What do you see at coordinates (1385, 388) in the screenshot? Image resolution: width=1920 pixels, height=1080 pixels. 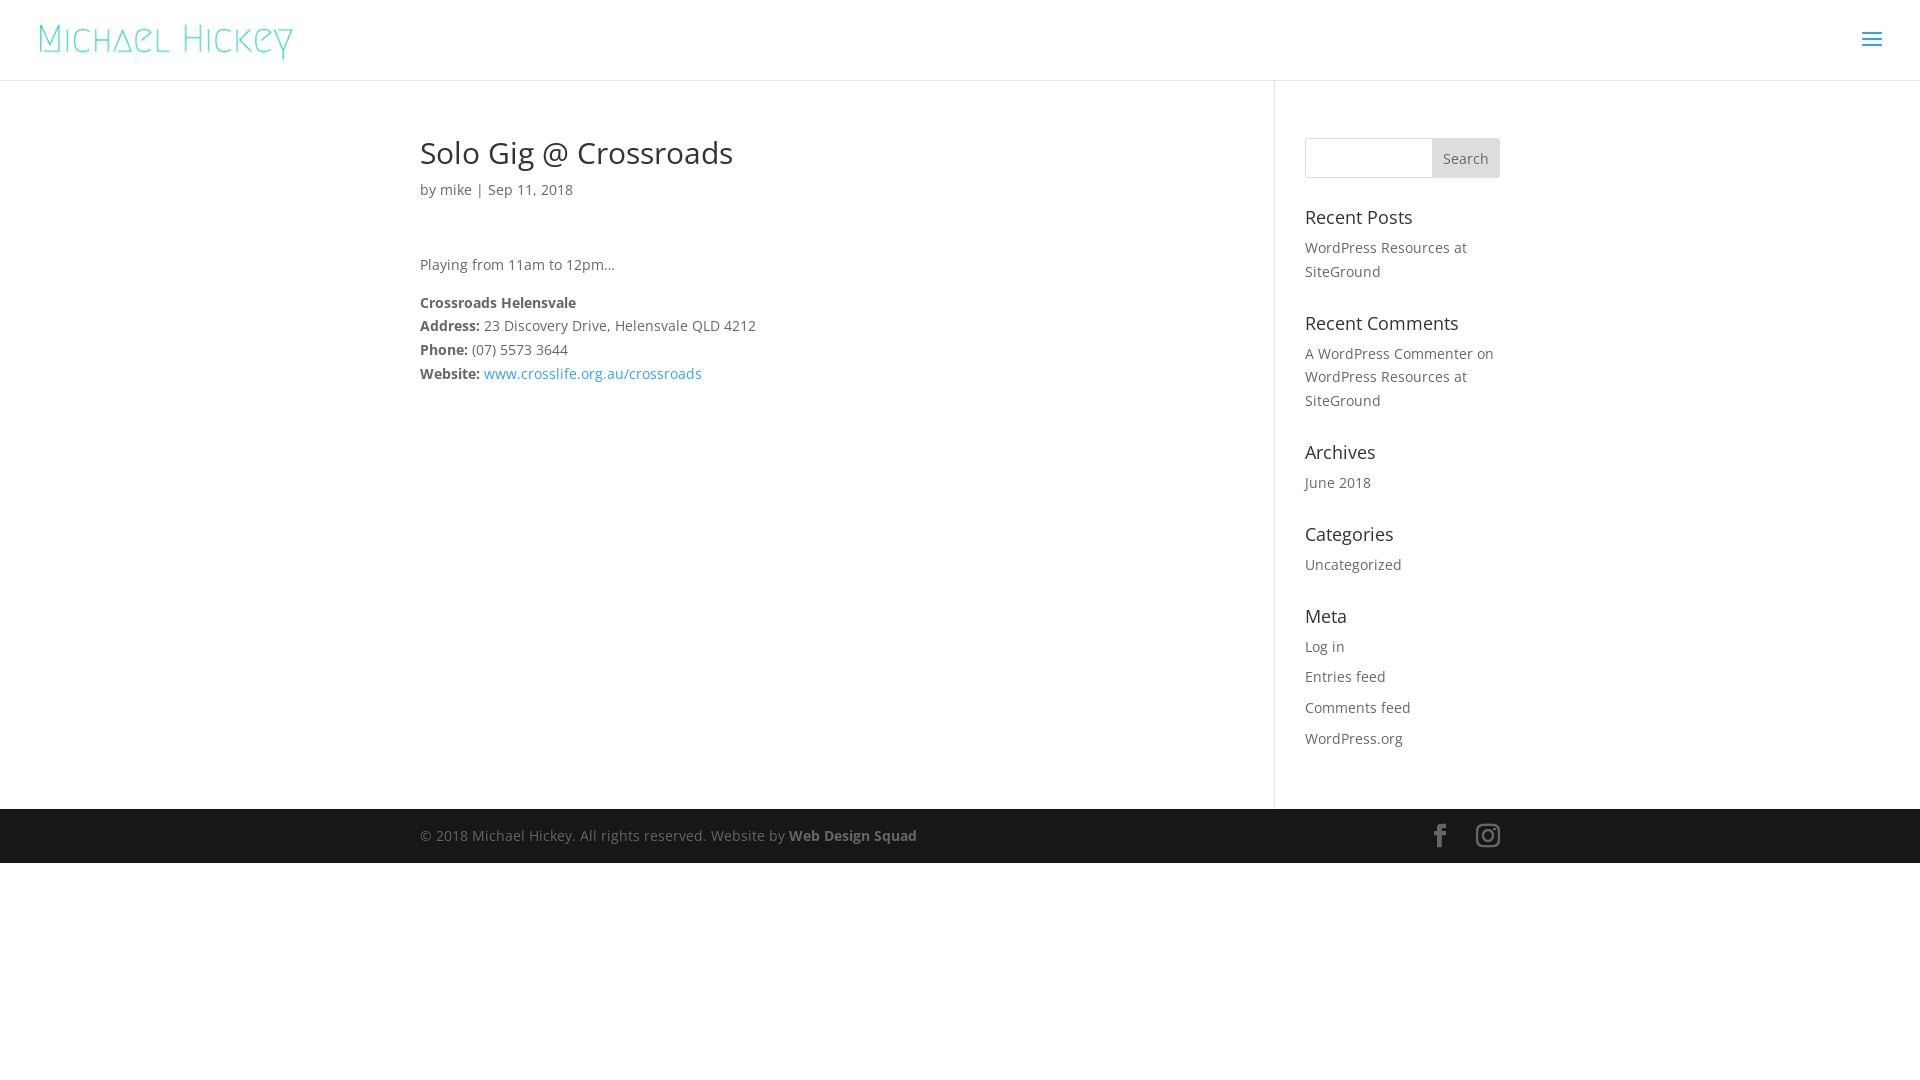 I see `'WordPress Resources at SiteGround'` at bounding box center [1385, 388].